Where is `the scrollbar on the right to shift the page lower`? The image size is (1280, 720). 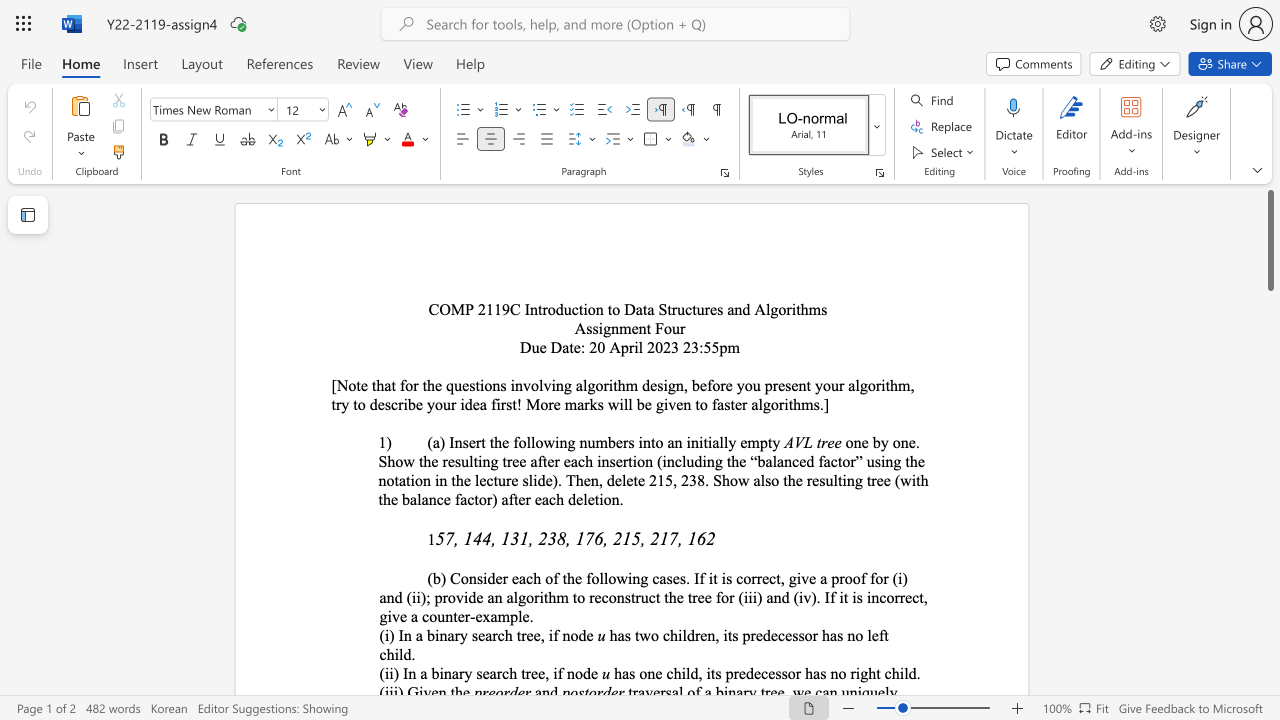
the scrollbar on the right to shift the page lower is located at coordinates (1269, 370).